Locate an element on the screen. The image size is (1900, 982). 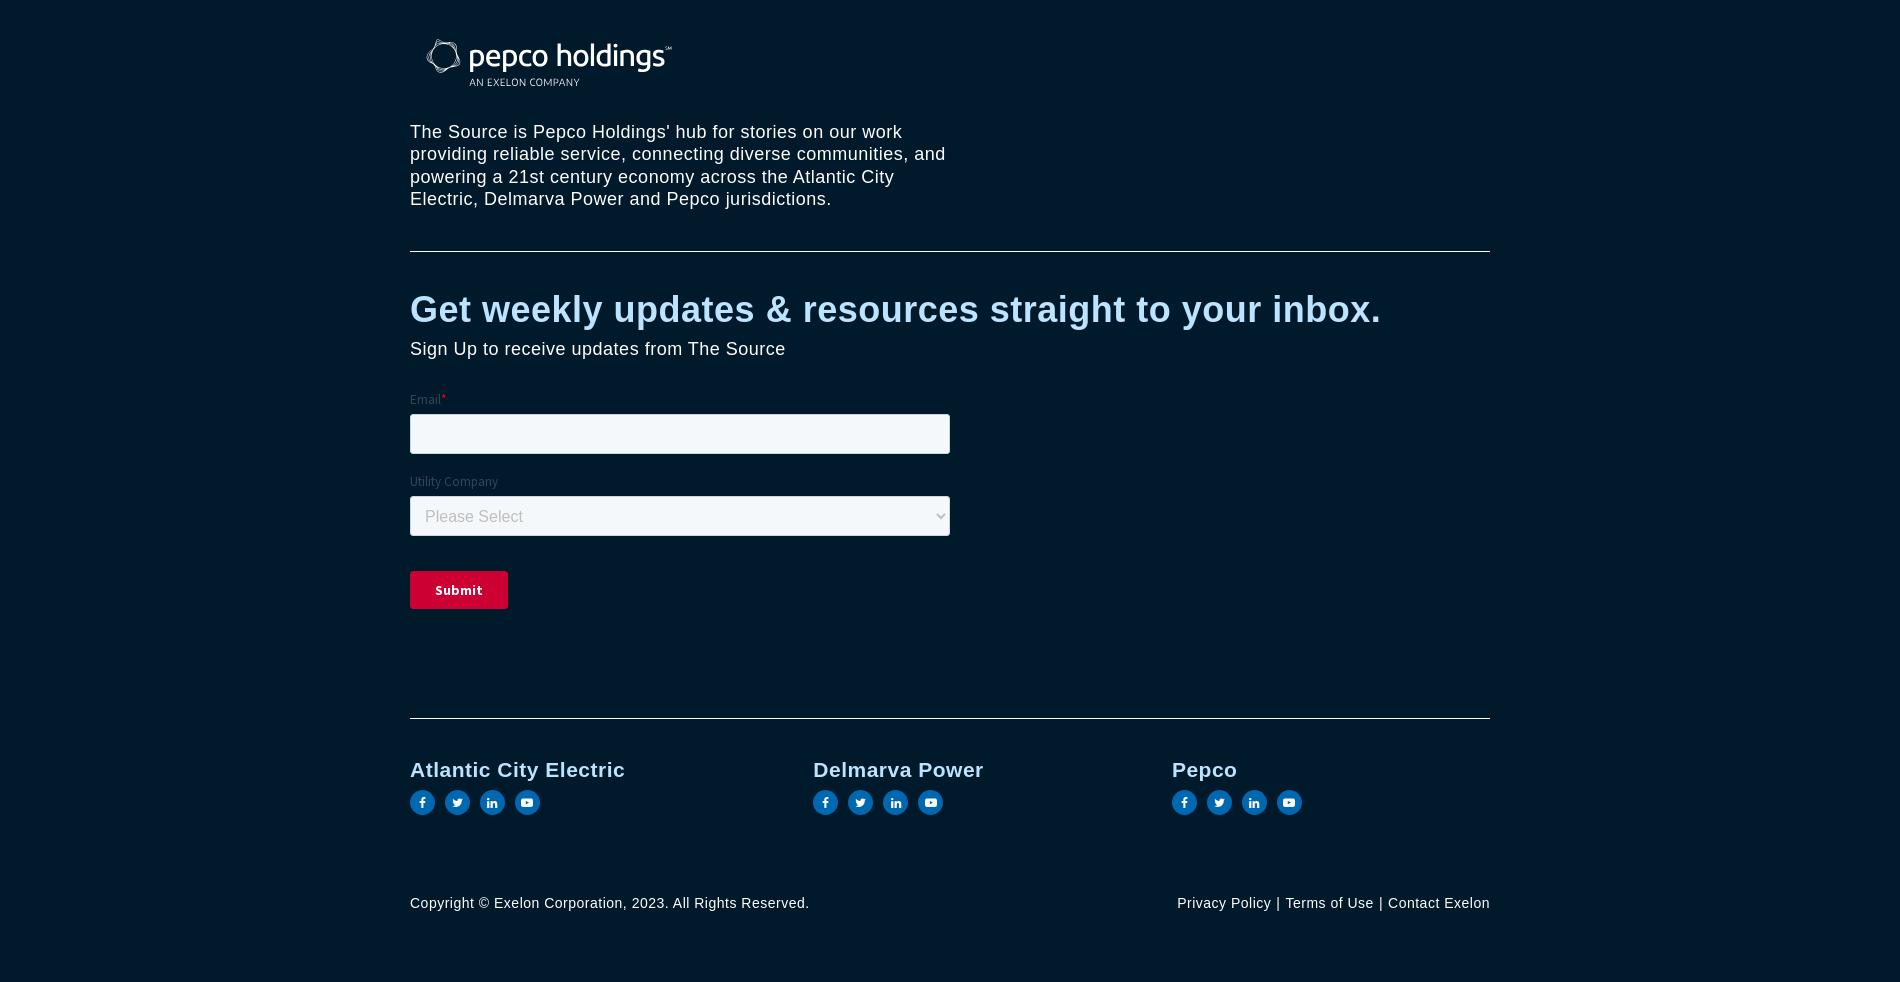
'Get weekly updates & resources straight to your inbox.' is located at coordinates (894, 308).